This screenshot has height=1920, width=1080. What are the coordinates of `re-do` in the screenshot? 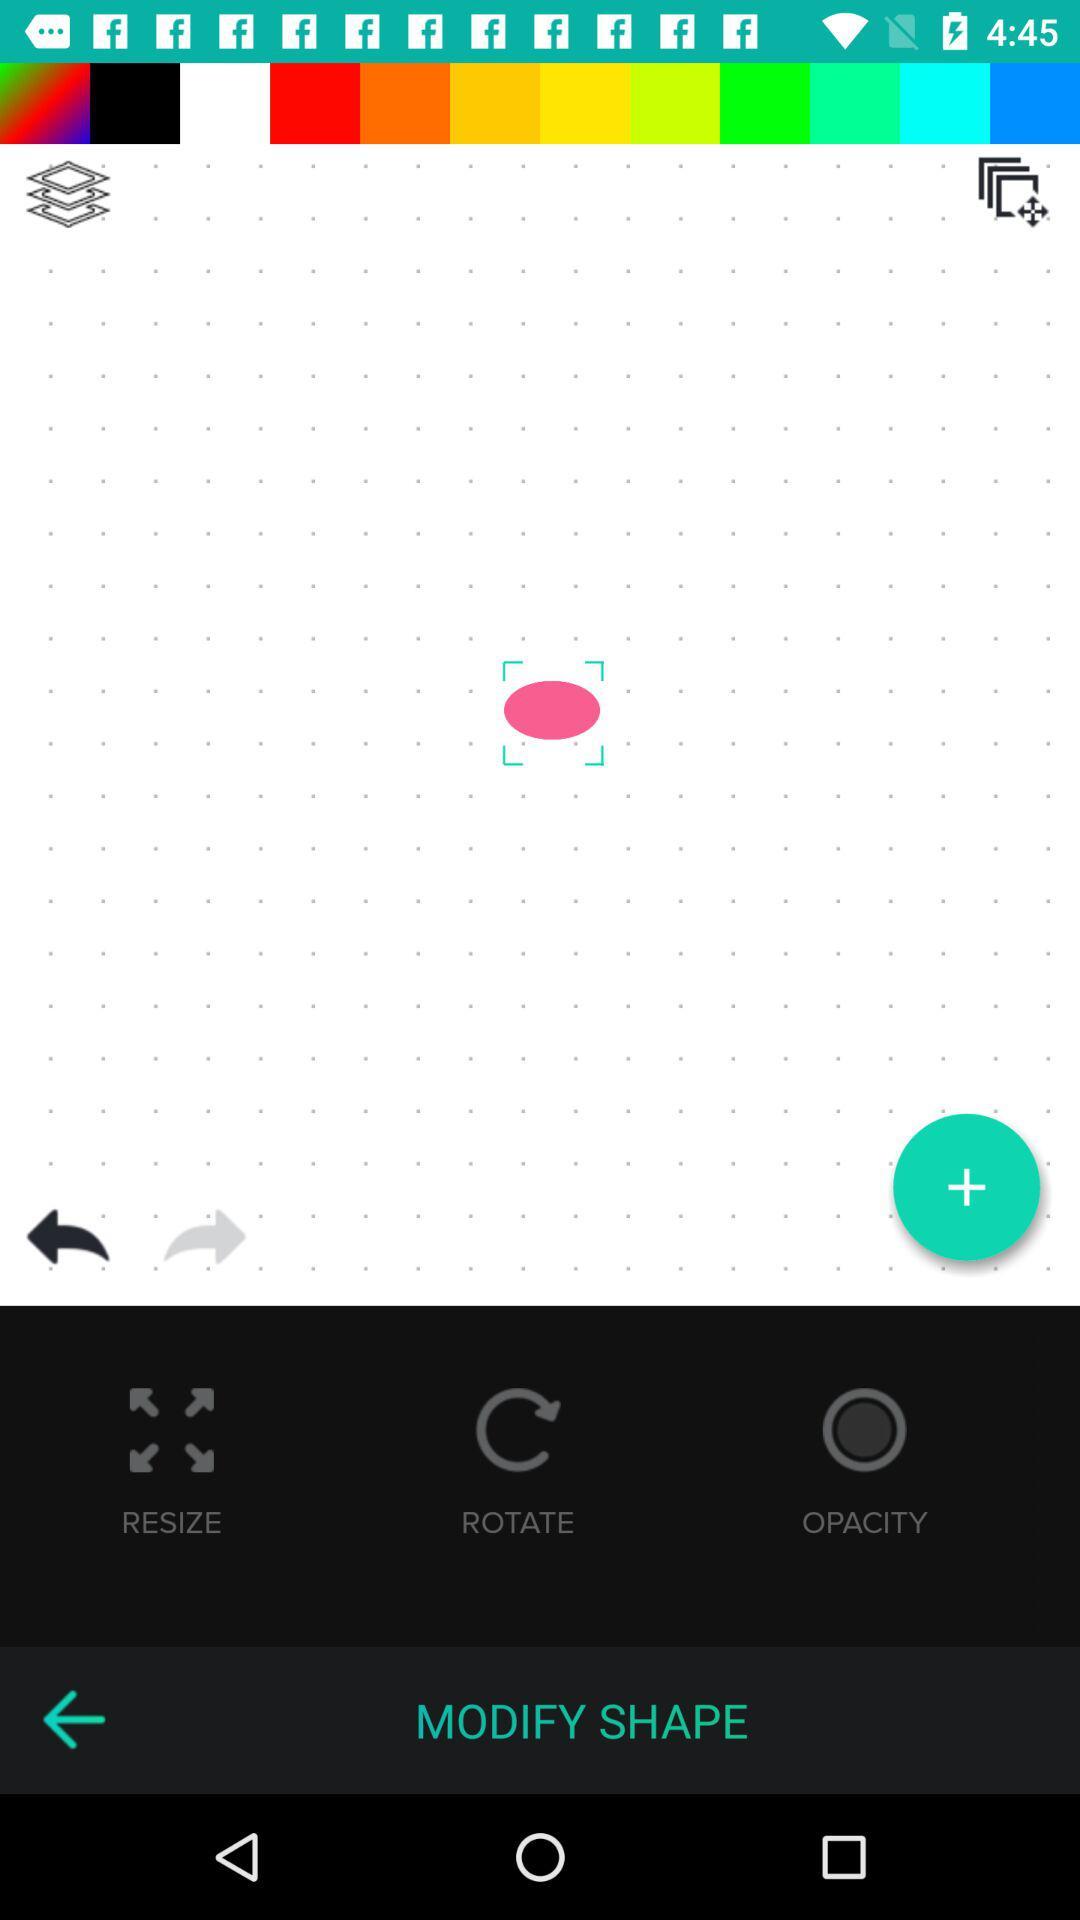 It's located at (204, 1236).